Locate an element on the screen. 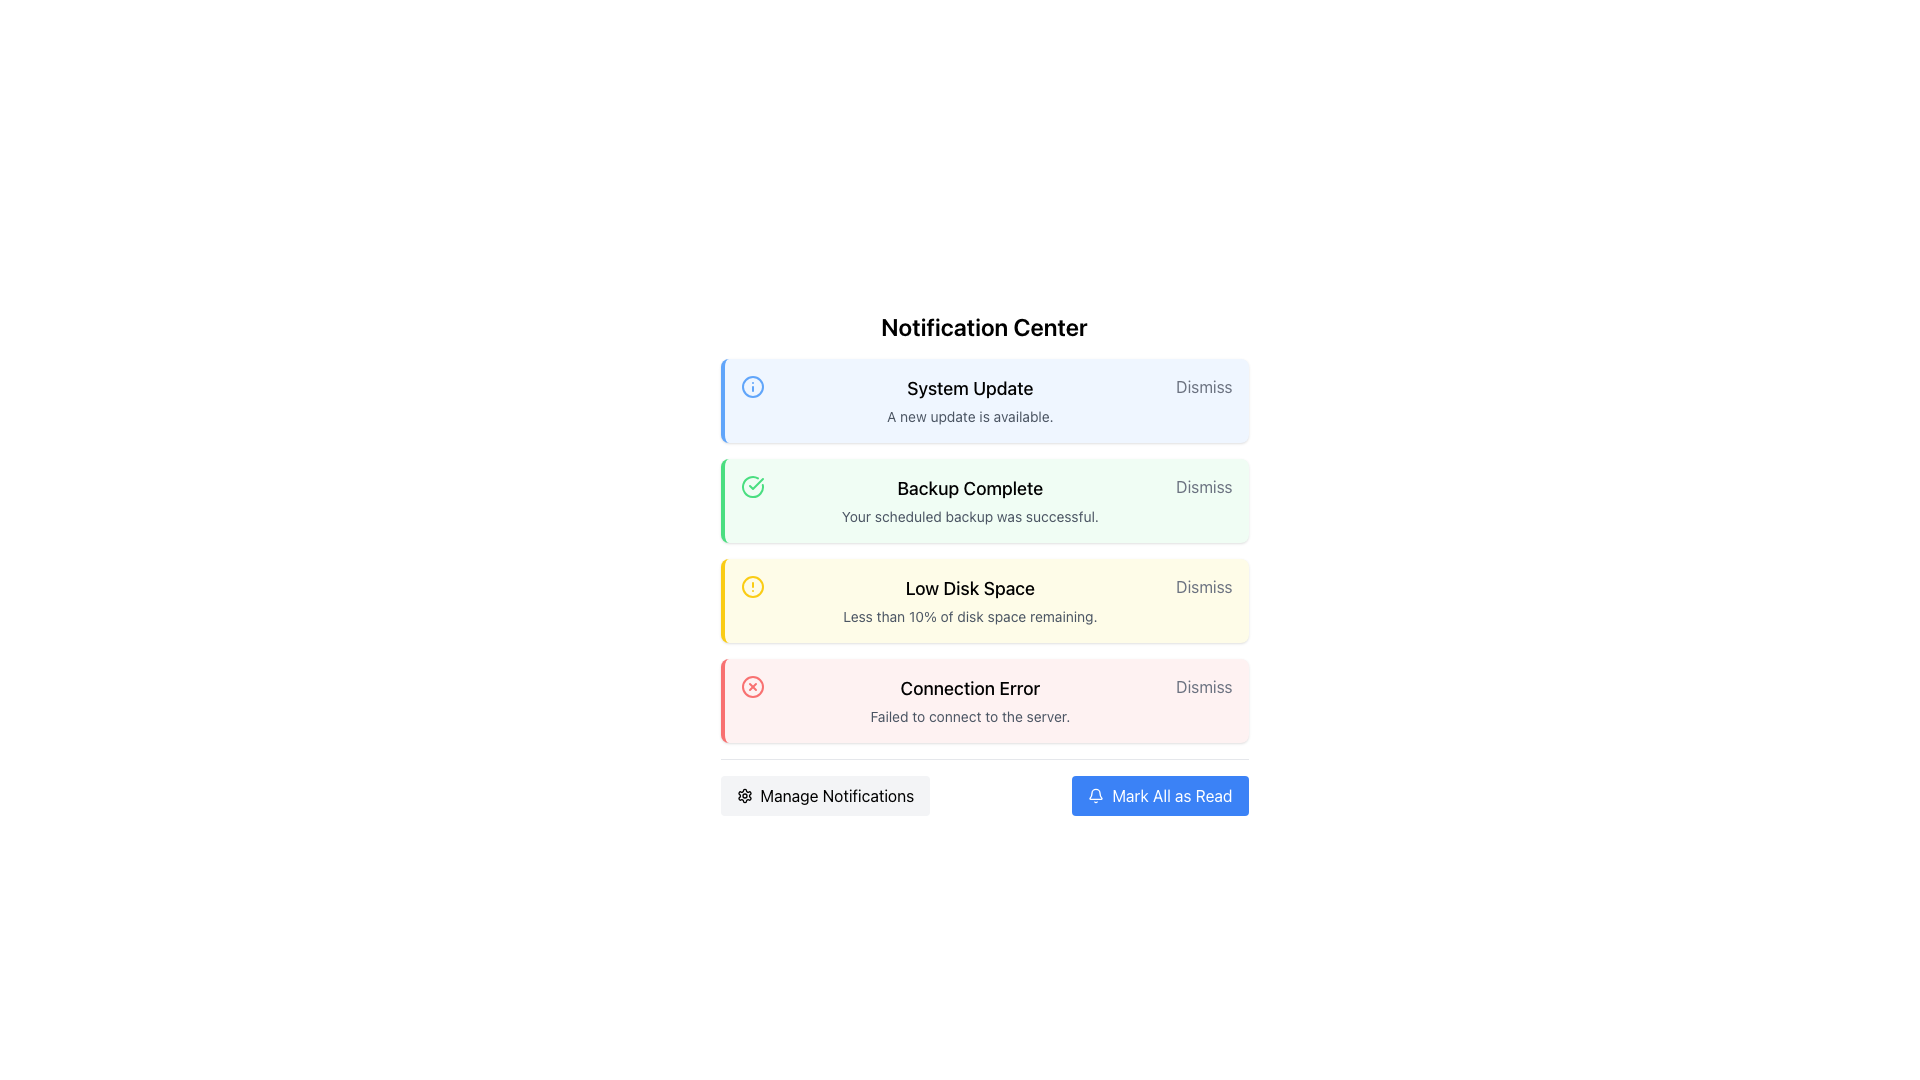  the information icon located at the top-left corner inside the first notification card labeled 'System Update' is located at coordinates (751, 386).